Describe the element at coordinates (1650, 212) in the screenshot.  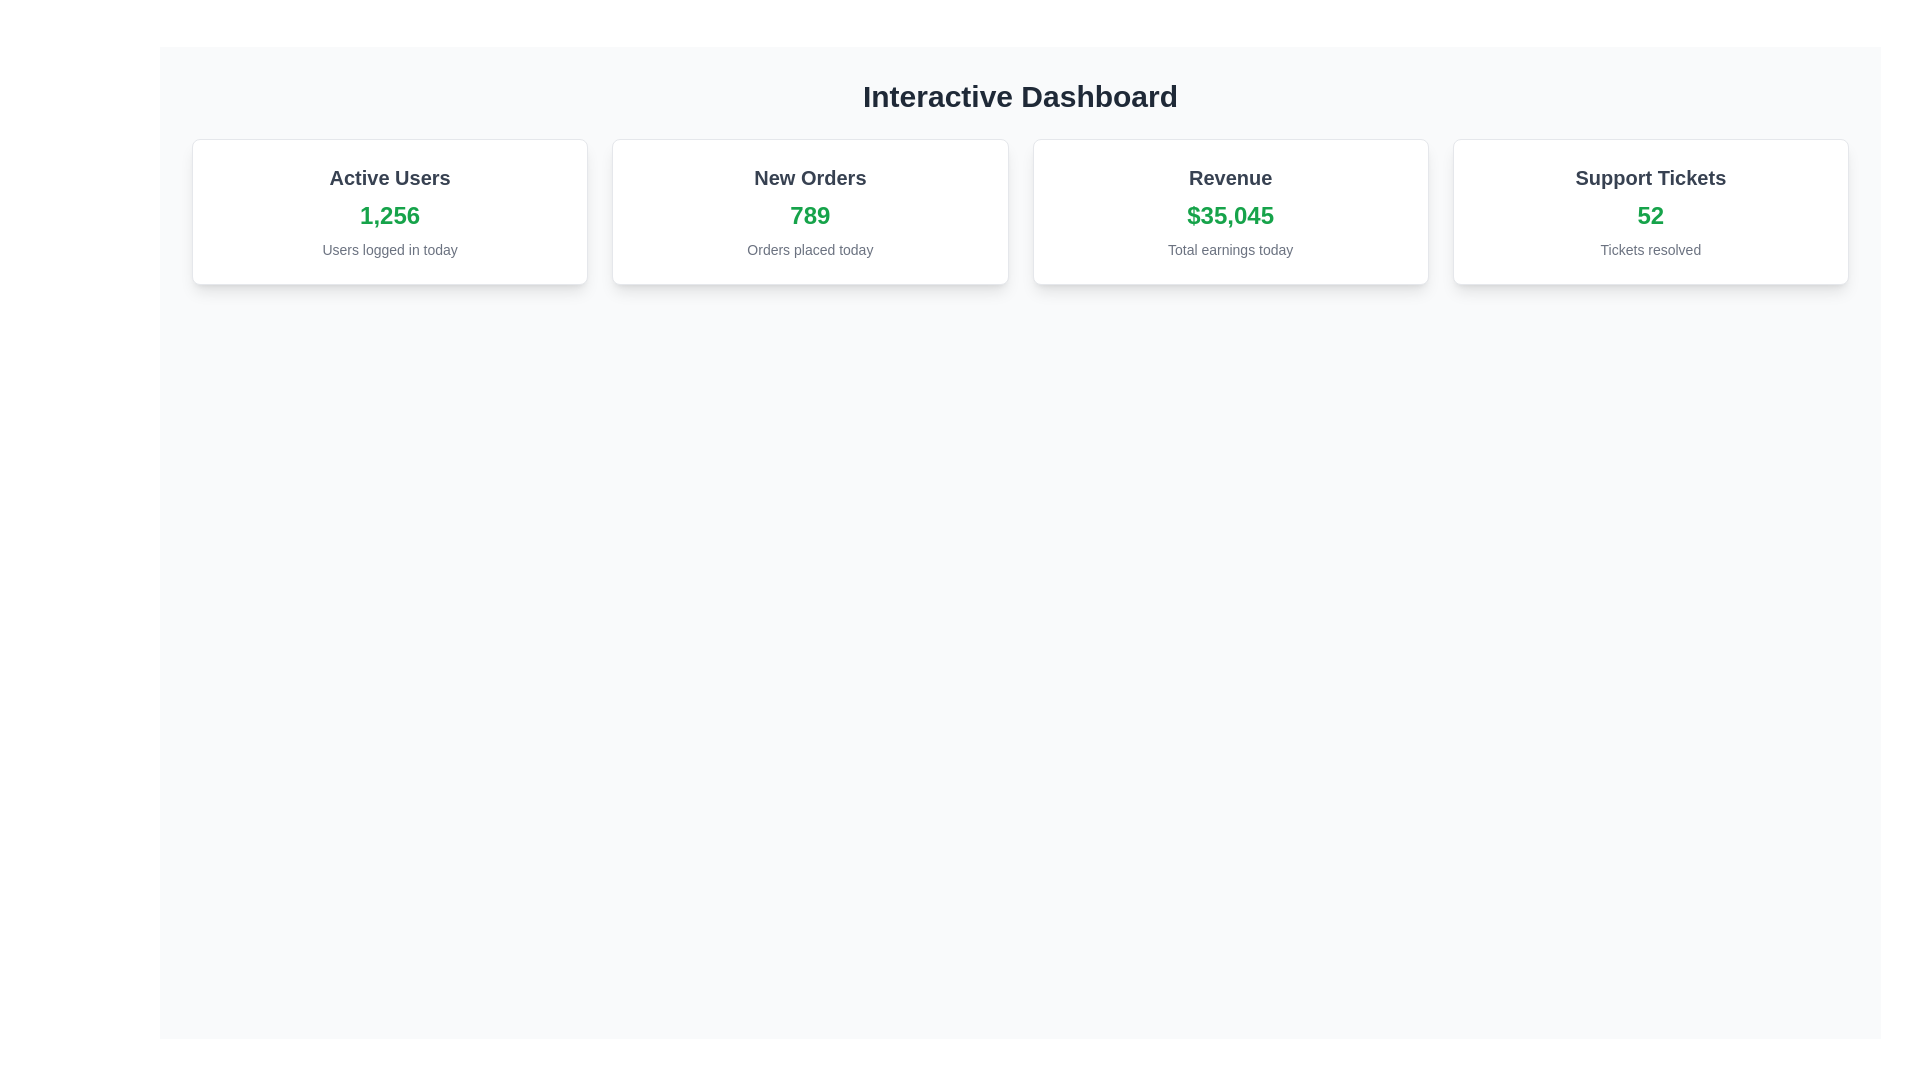
I see `the Informational Card displaying the number of support tickets resolved, which is the fourth card in the grid layout located in the top right corner adjacent to the 'Revenue' card` at that location.